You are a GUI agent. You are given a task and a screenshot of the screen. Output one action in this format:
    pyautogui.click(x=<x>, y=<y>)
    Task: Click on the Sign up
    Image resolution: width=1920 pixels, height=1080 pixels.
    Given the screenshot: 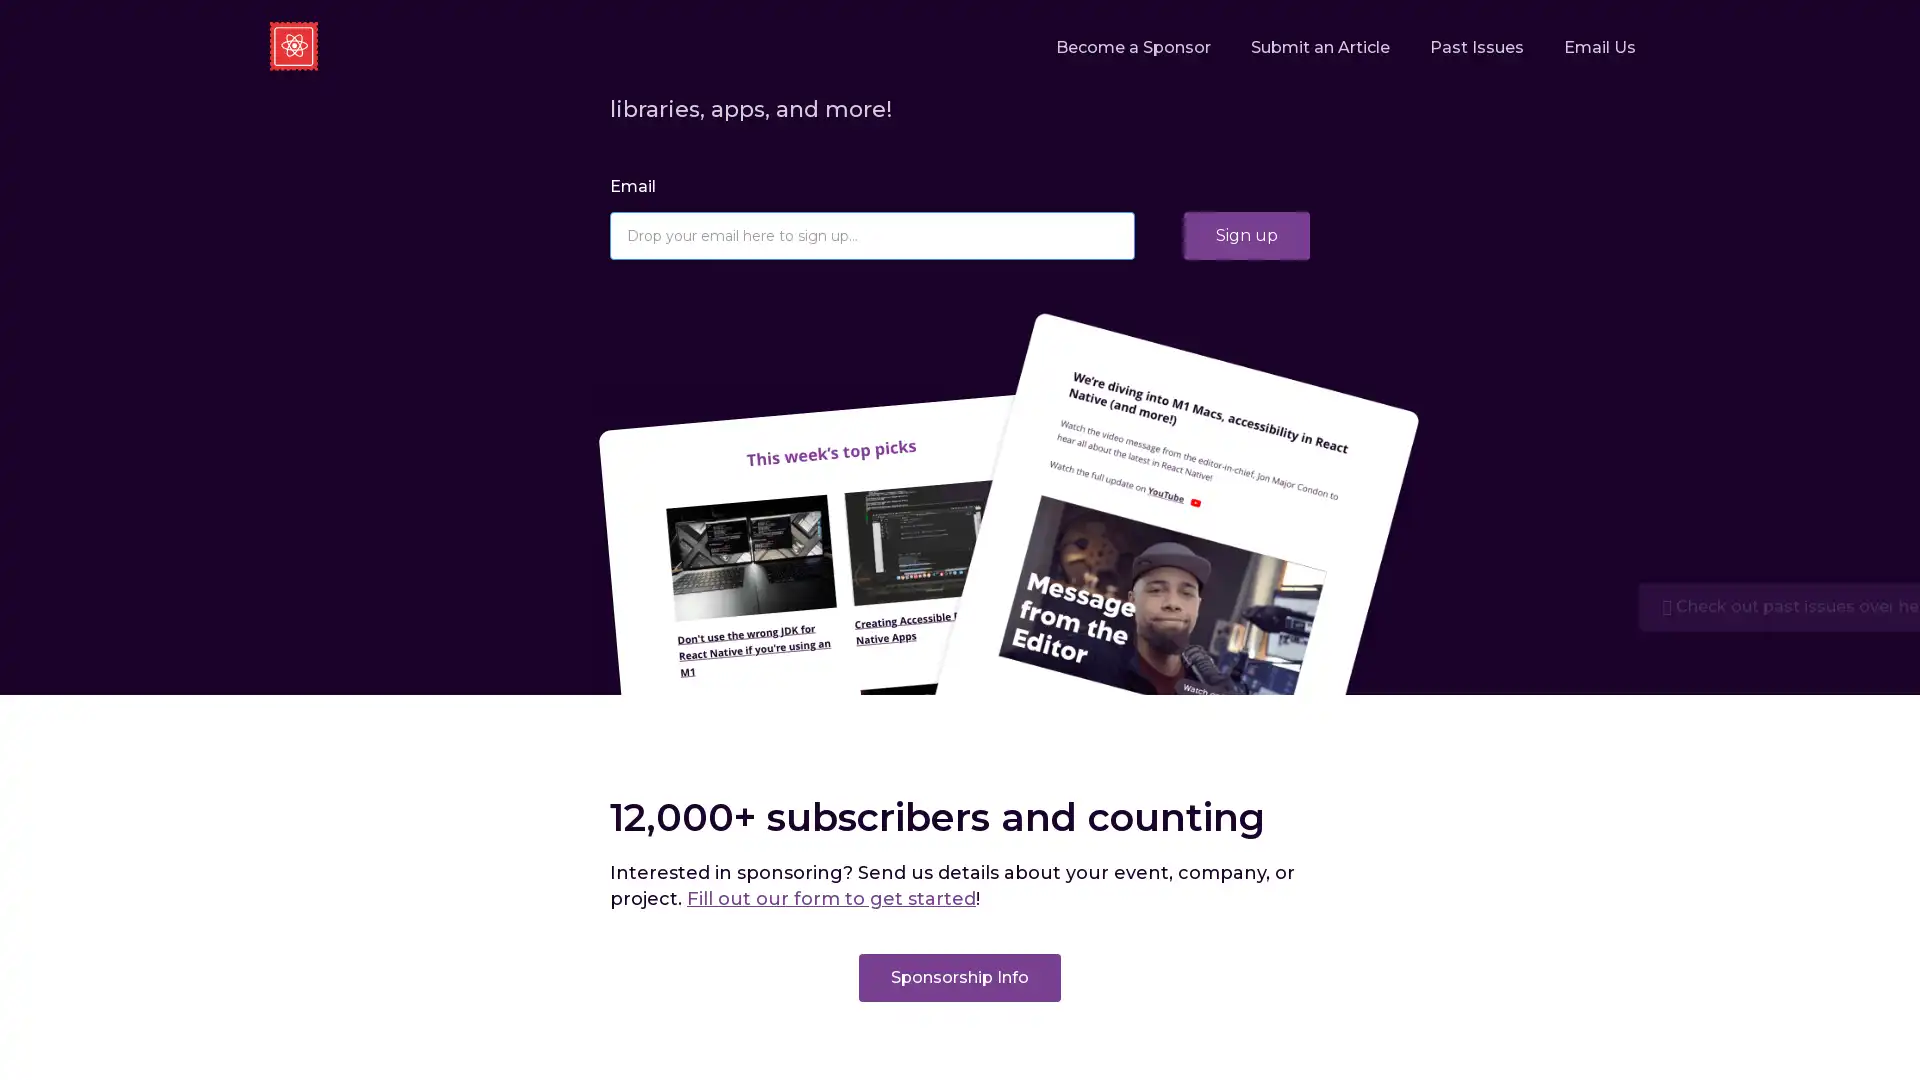 What is the action you would take?
    pyautogui.click(x=1246, y=234)
    